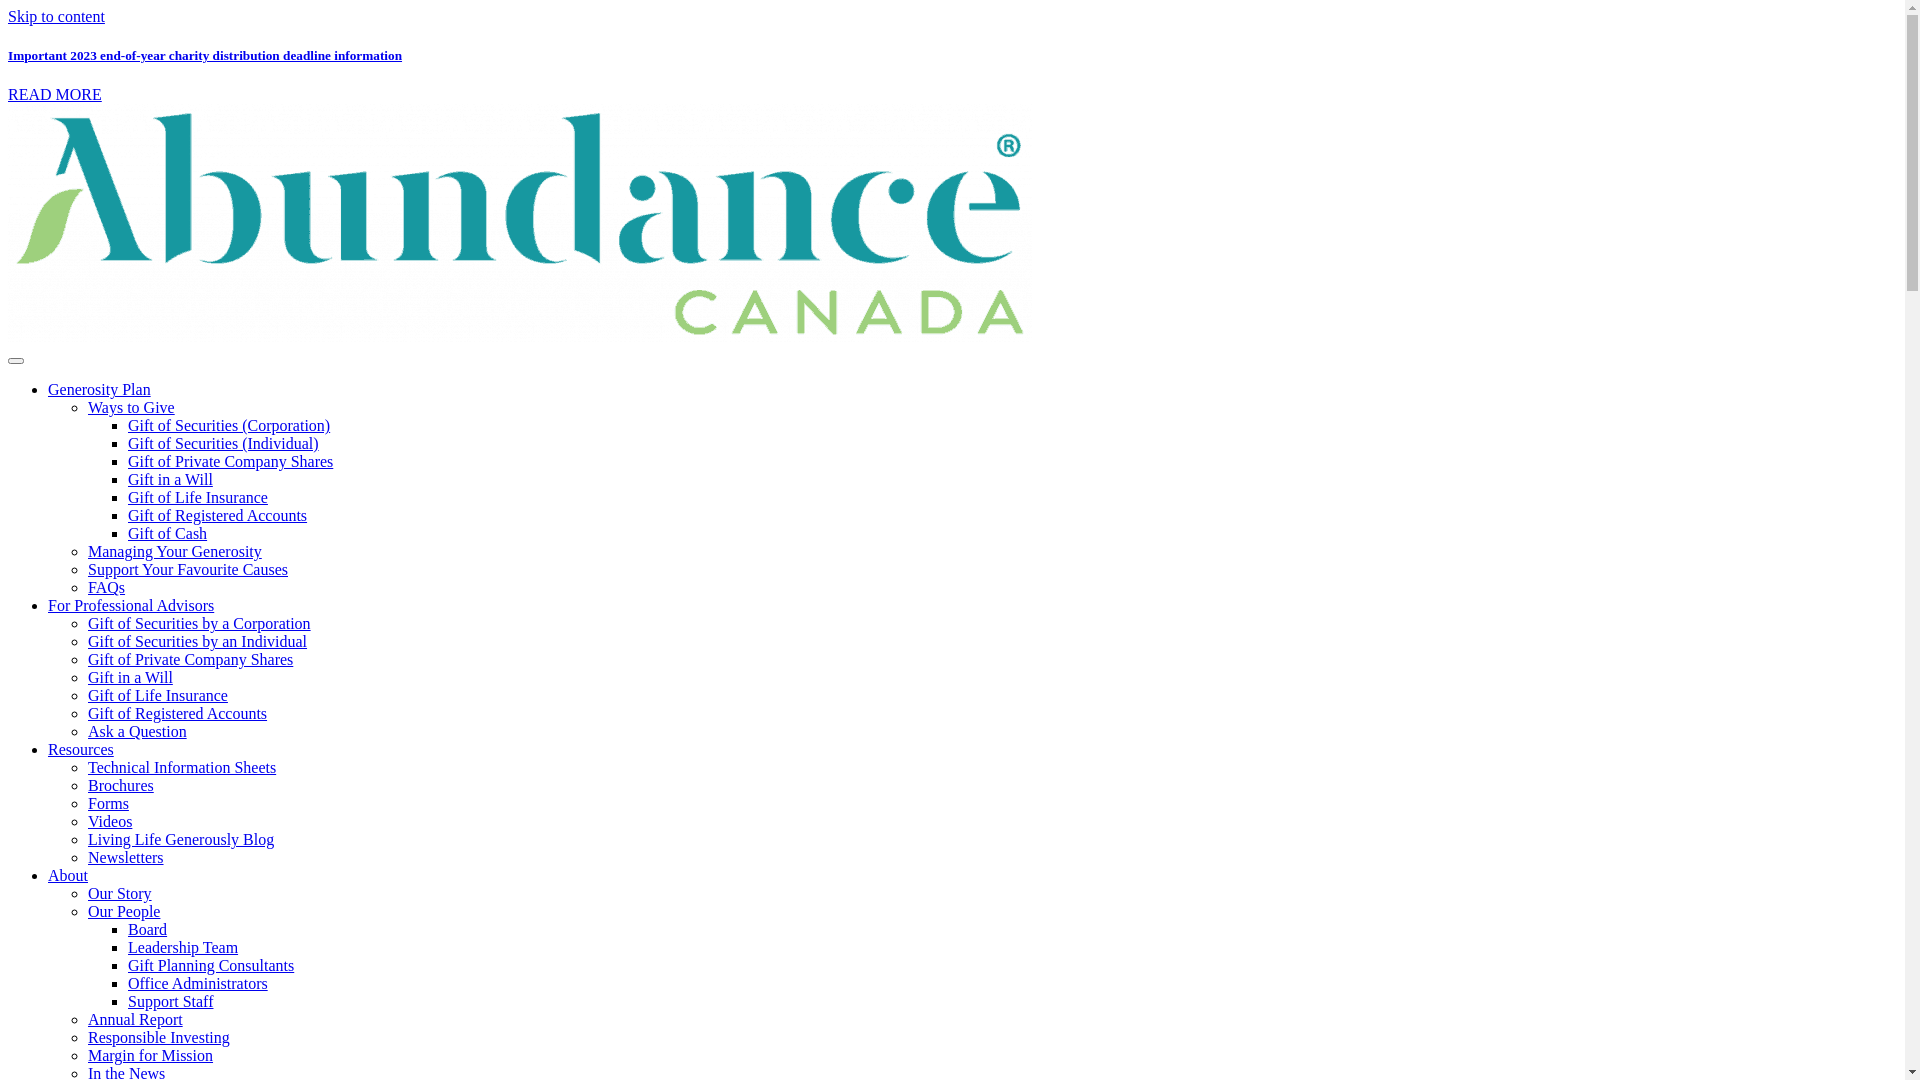 Image resolution: width=1920 pixels, height=1080 pixels. Describe the element at coordinates (86, 731) in the screenshot. I see `'Ask a Question'` at that location.